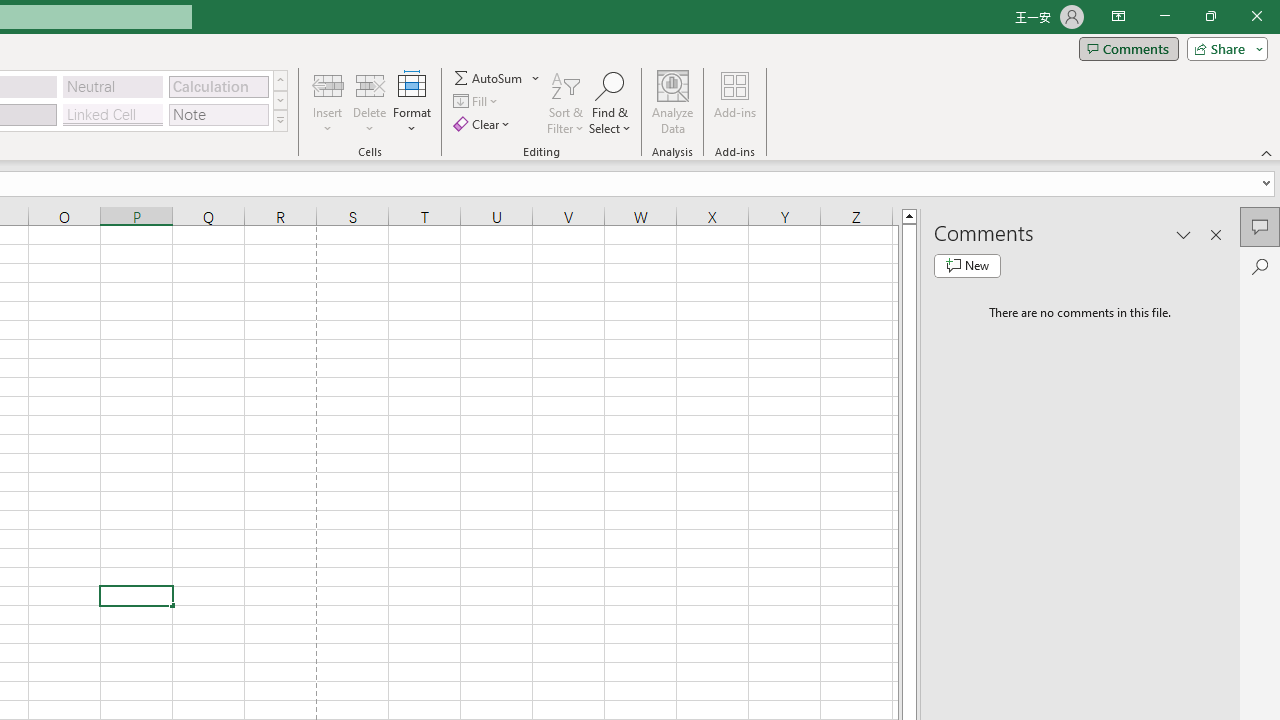 Image resolution: width=1280 pixels, height=720 pixels. Describe the element at coordinates (483, 124) in the screenshot. I see `'Clear'` at that location.